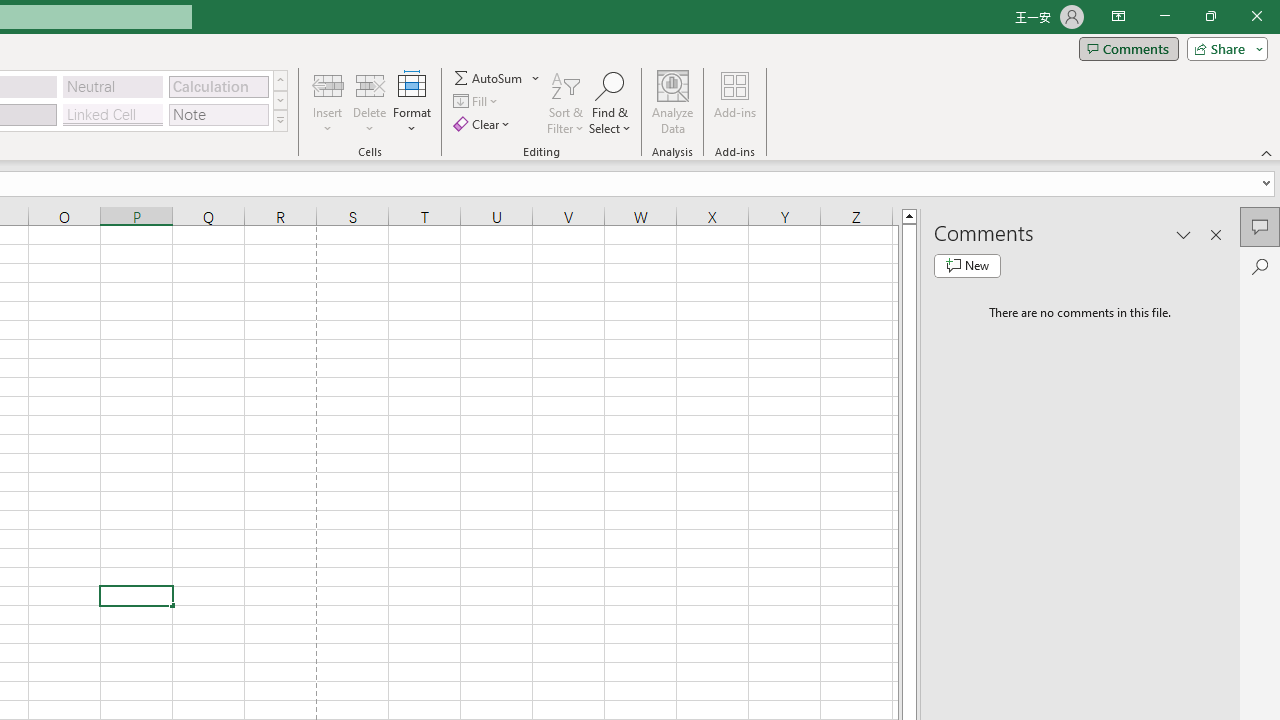 Image resolution: width=1280 pixels, height=720 pixels. Describe the element at coordinates (483, 124) in the screenshot. I see `'Clear'` at that location.